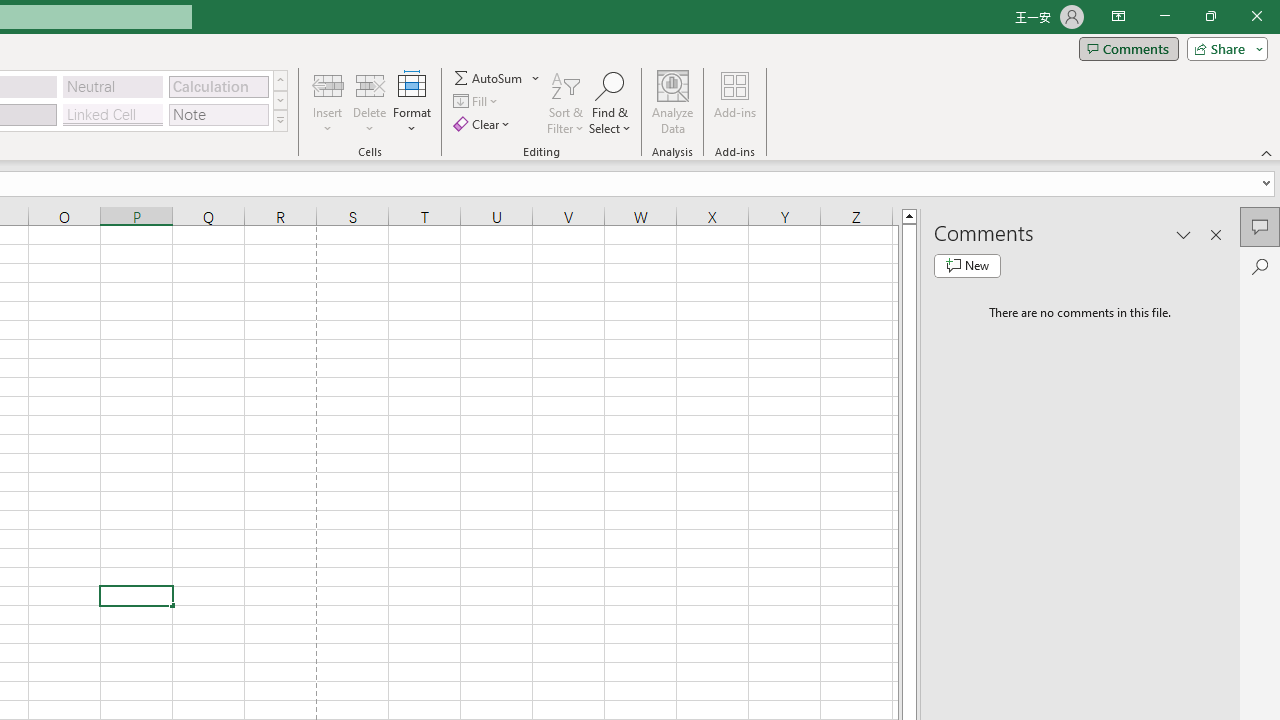 Image resolution: width=1280 pixels, height=720 pixels. Describe the element at coordinates (483, 124) in the screenshot. I see `'Clear'` at that location.